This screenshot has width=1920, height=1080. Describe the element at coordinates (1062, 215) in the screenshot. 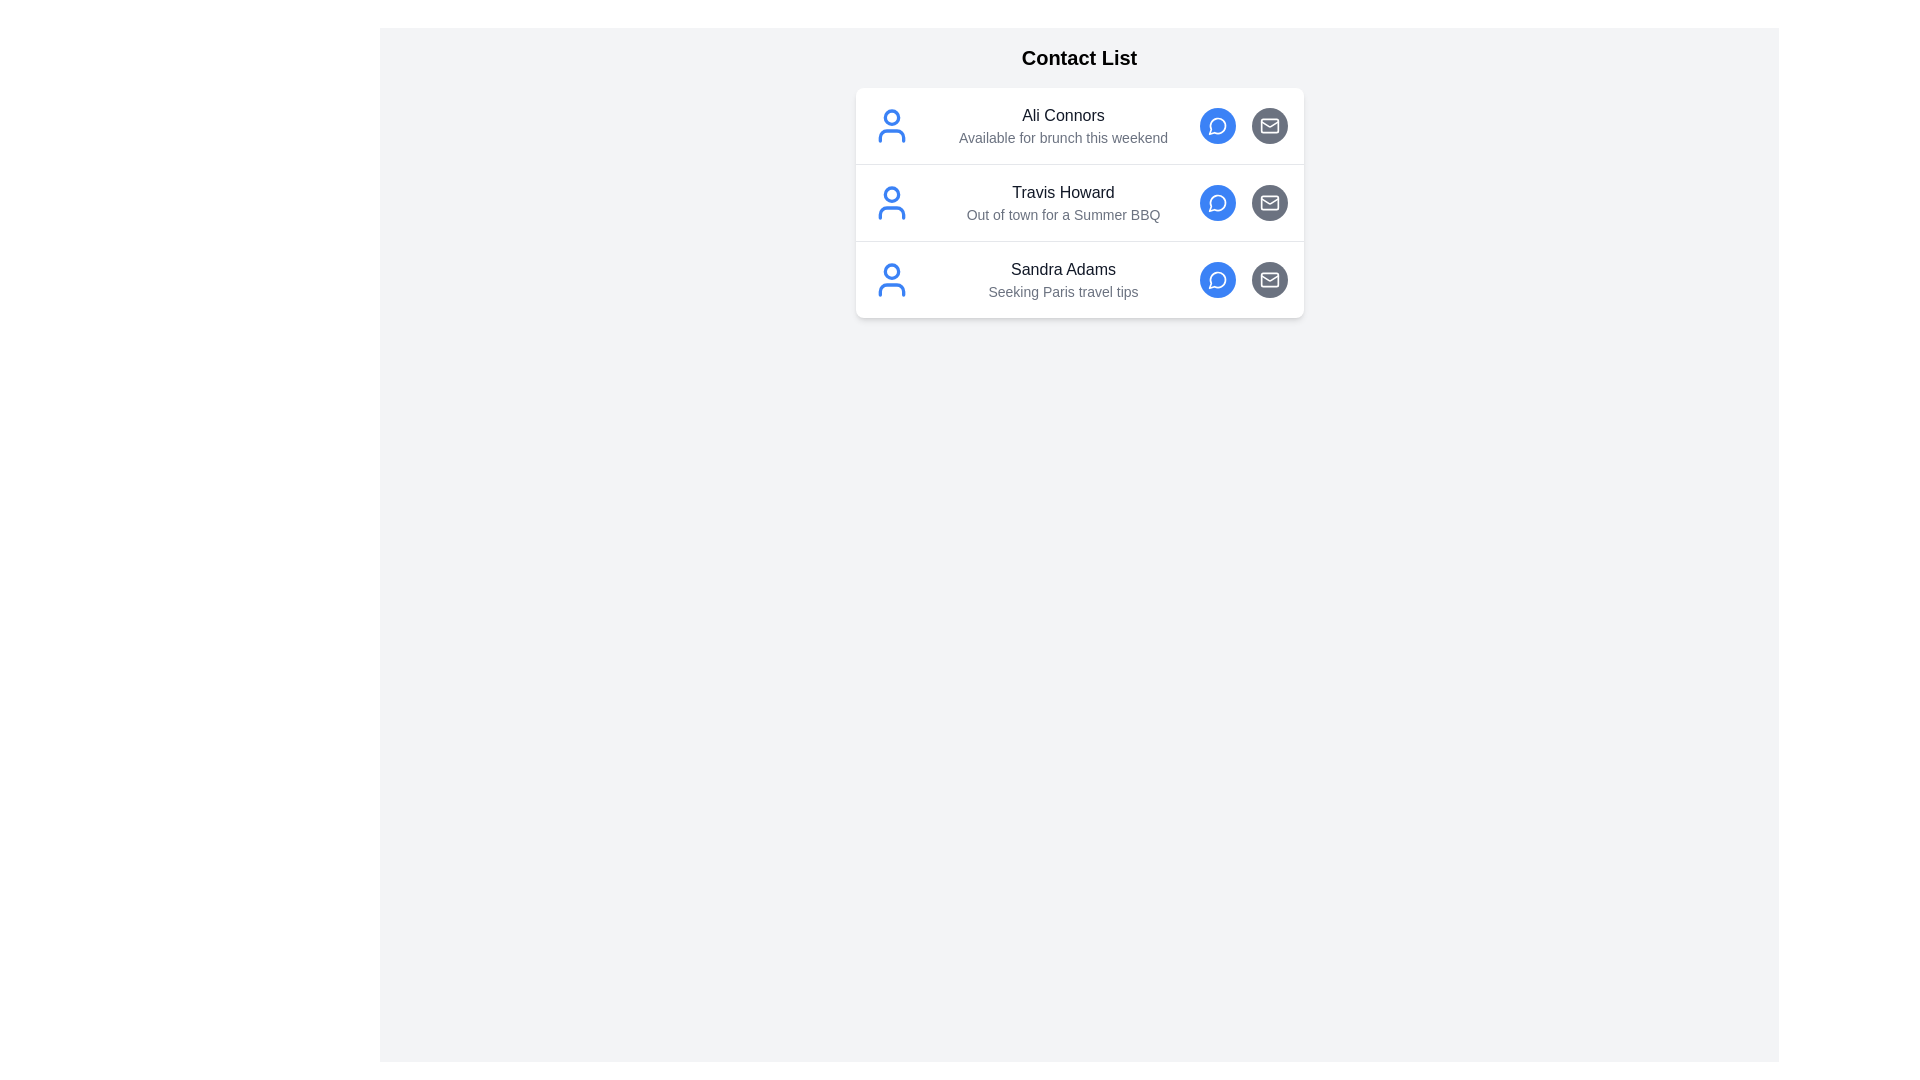

I see `the subtitle text element providing additional context about 'Travis Howard', which is the second item's subtitle in the contact list` at that location.